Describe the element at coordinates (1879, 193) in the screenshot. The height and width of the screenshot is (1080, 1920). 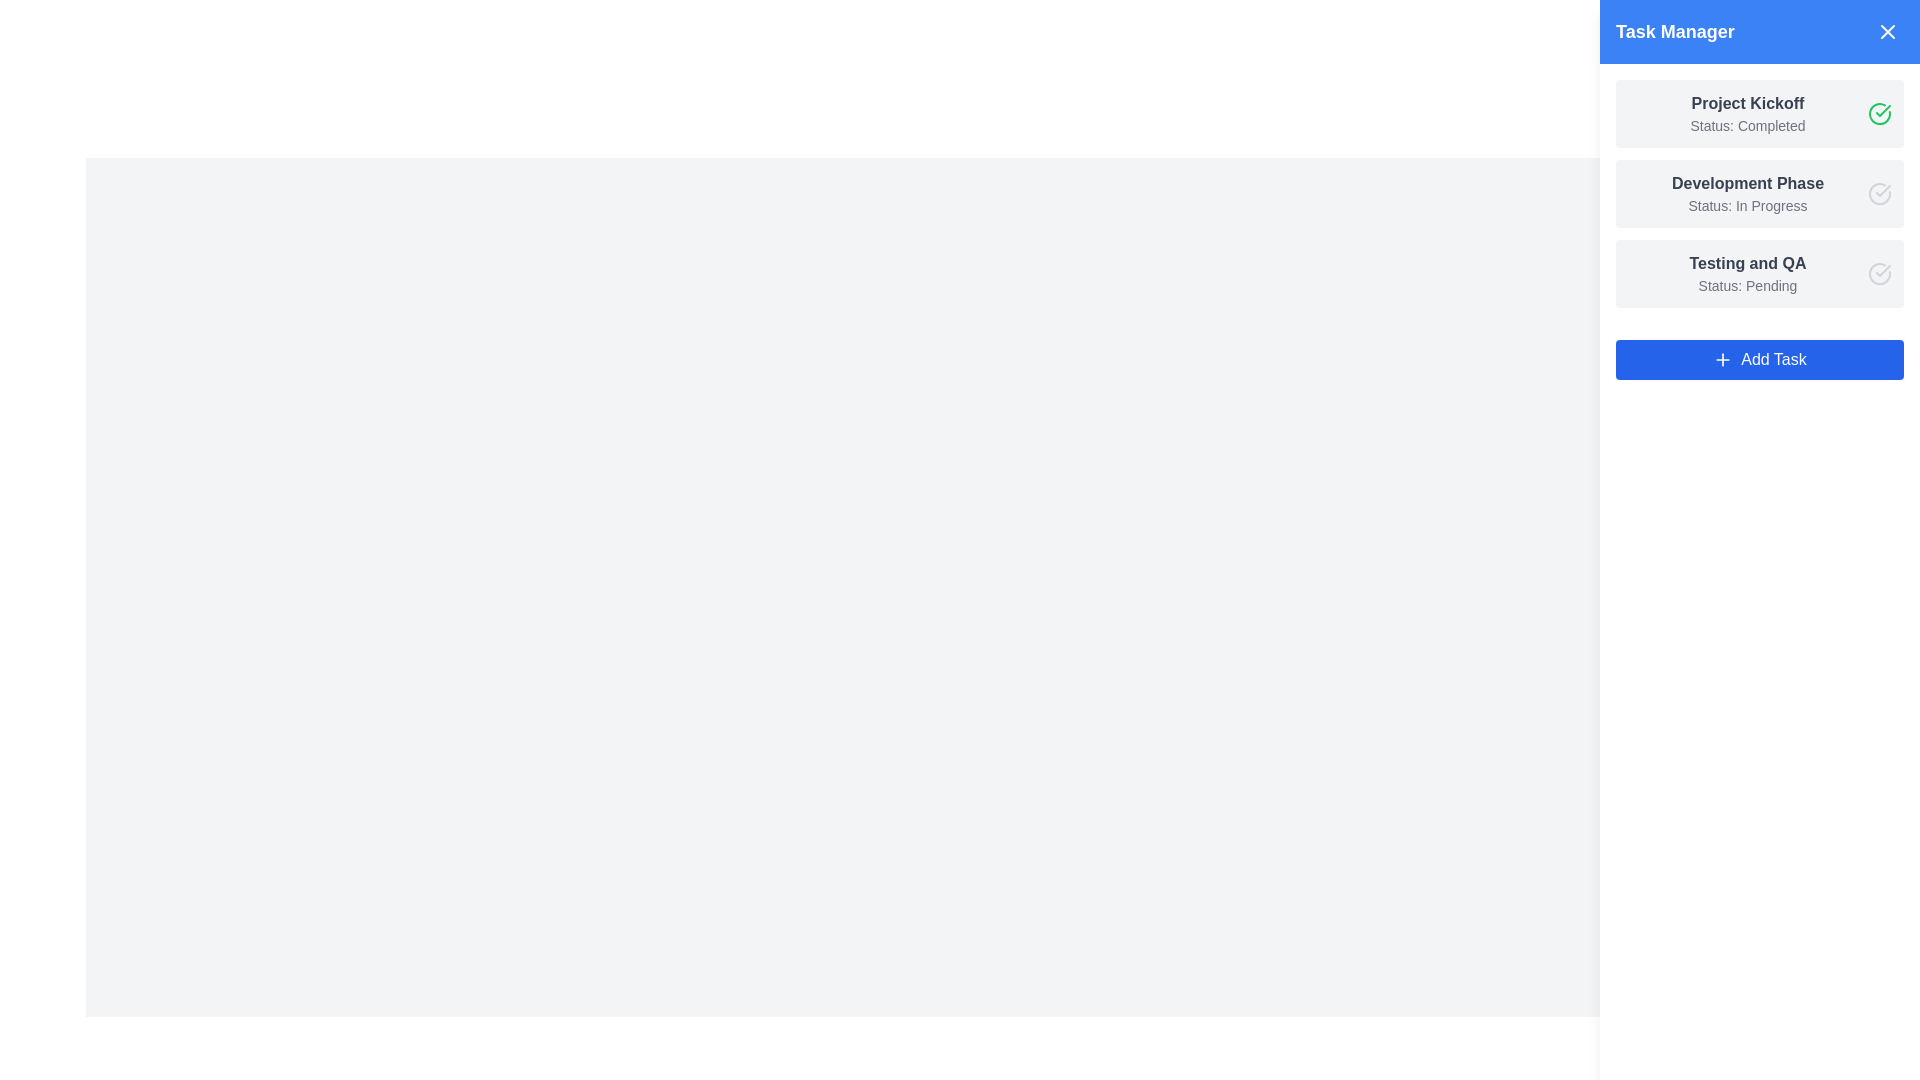
I see `the circular icon with a checkmark symbol located at the far-right side of the 'Development Phase' task row in the 'Task Manager' panel` at that location.